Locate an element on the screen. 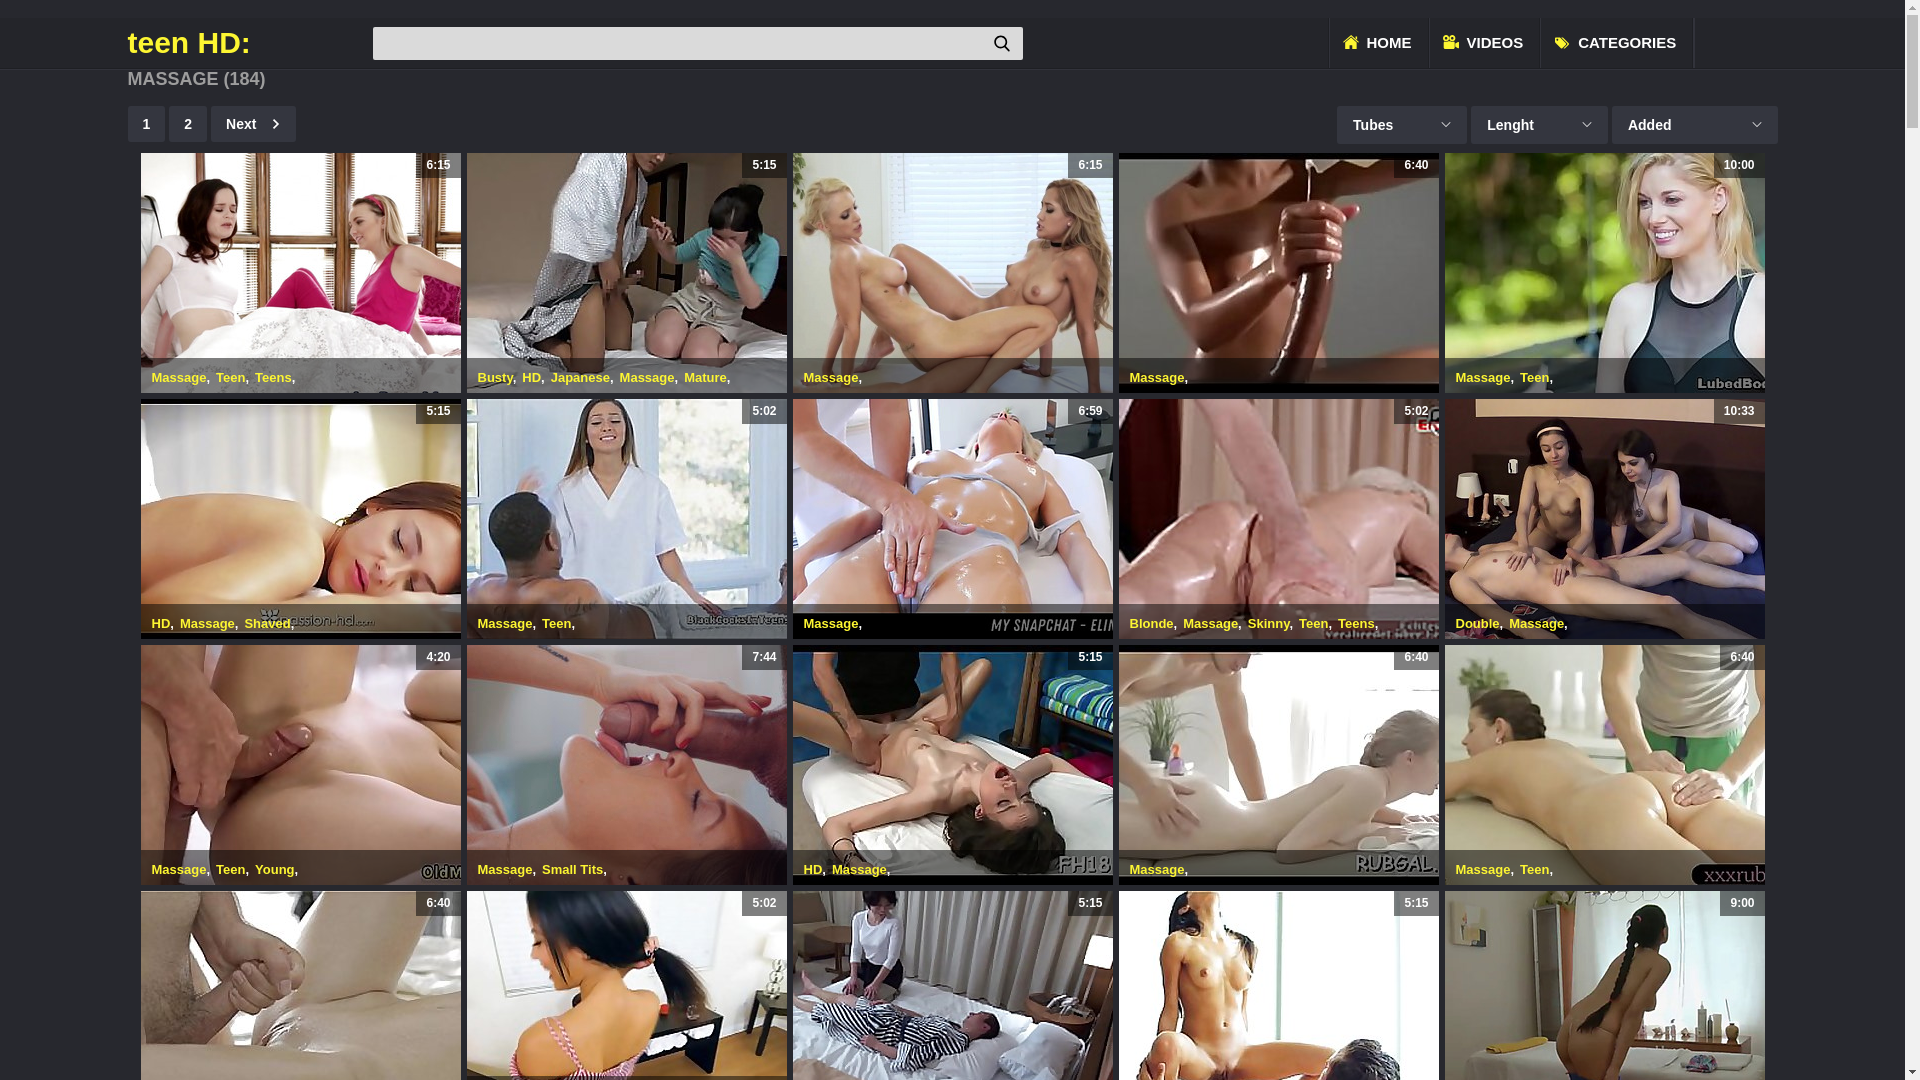 This screenshot has height=1080, width=1920. '6:59' is located at coordinates (950, 518).